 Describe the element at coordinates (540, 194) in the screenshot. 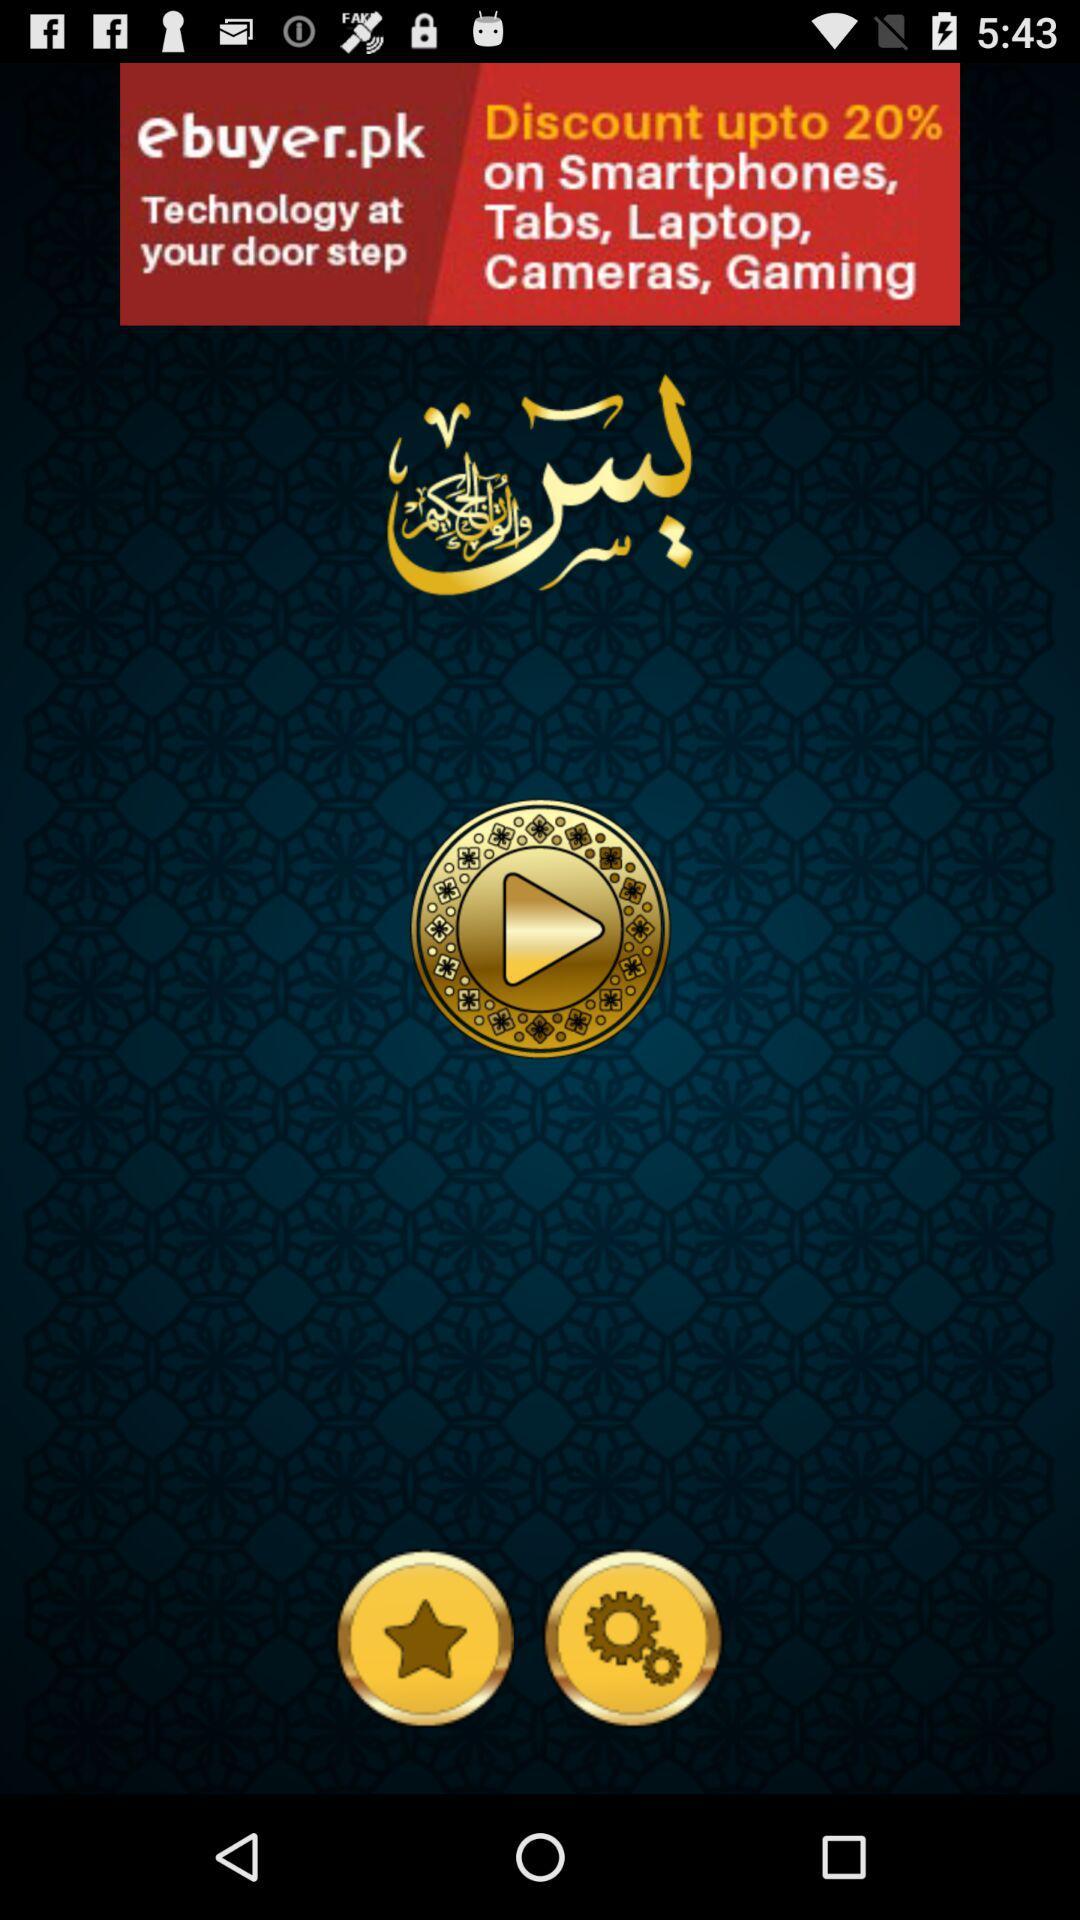

I see `open advertisement` at that location.